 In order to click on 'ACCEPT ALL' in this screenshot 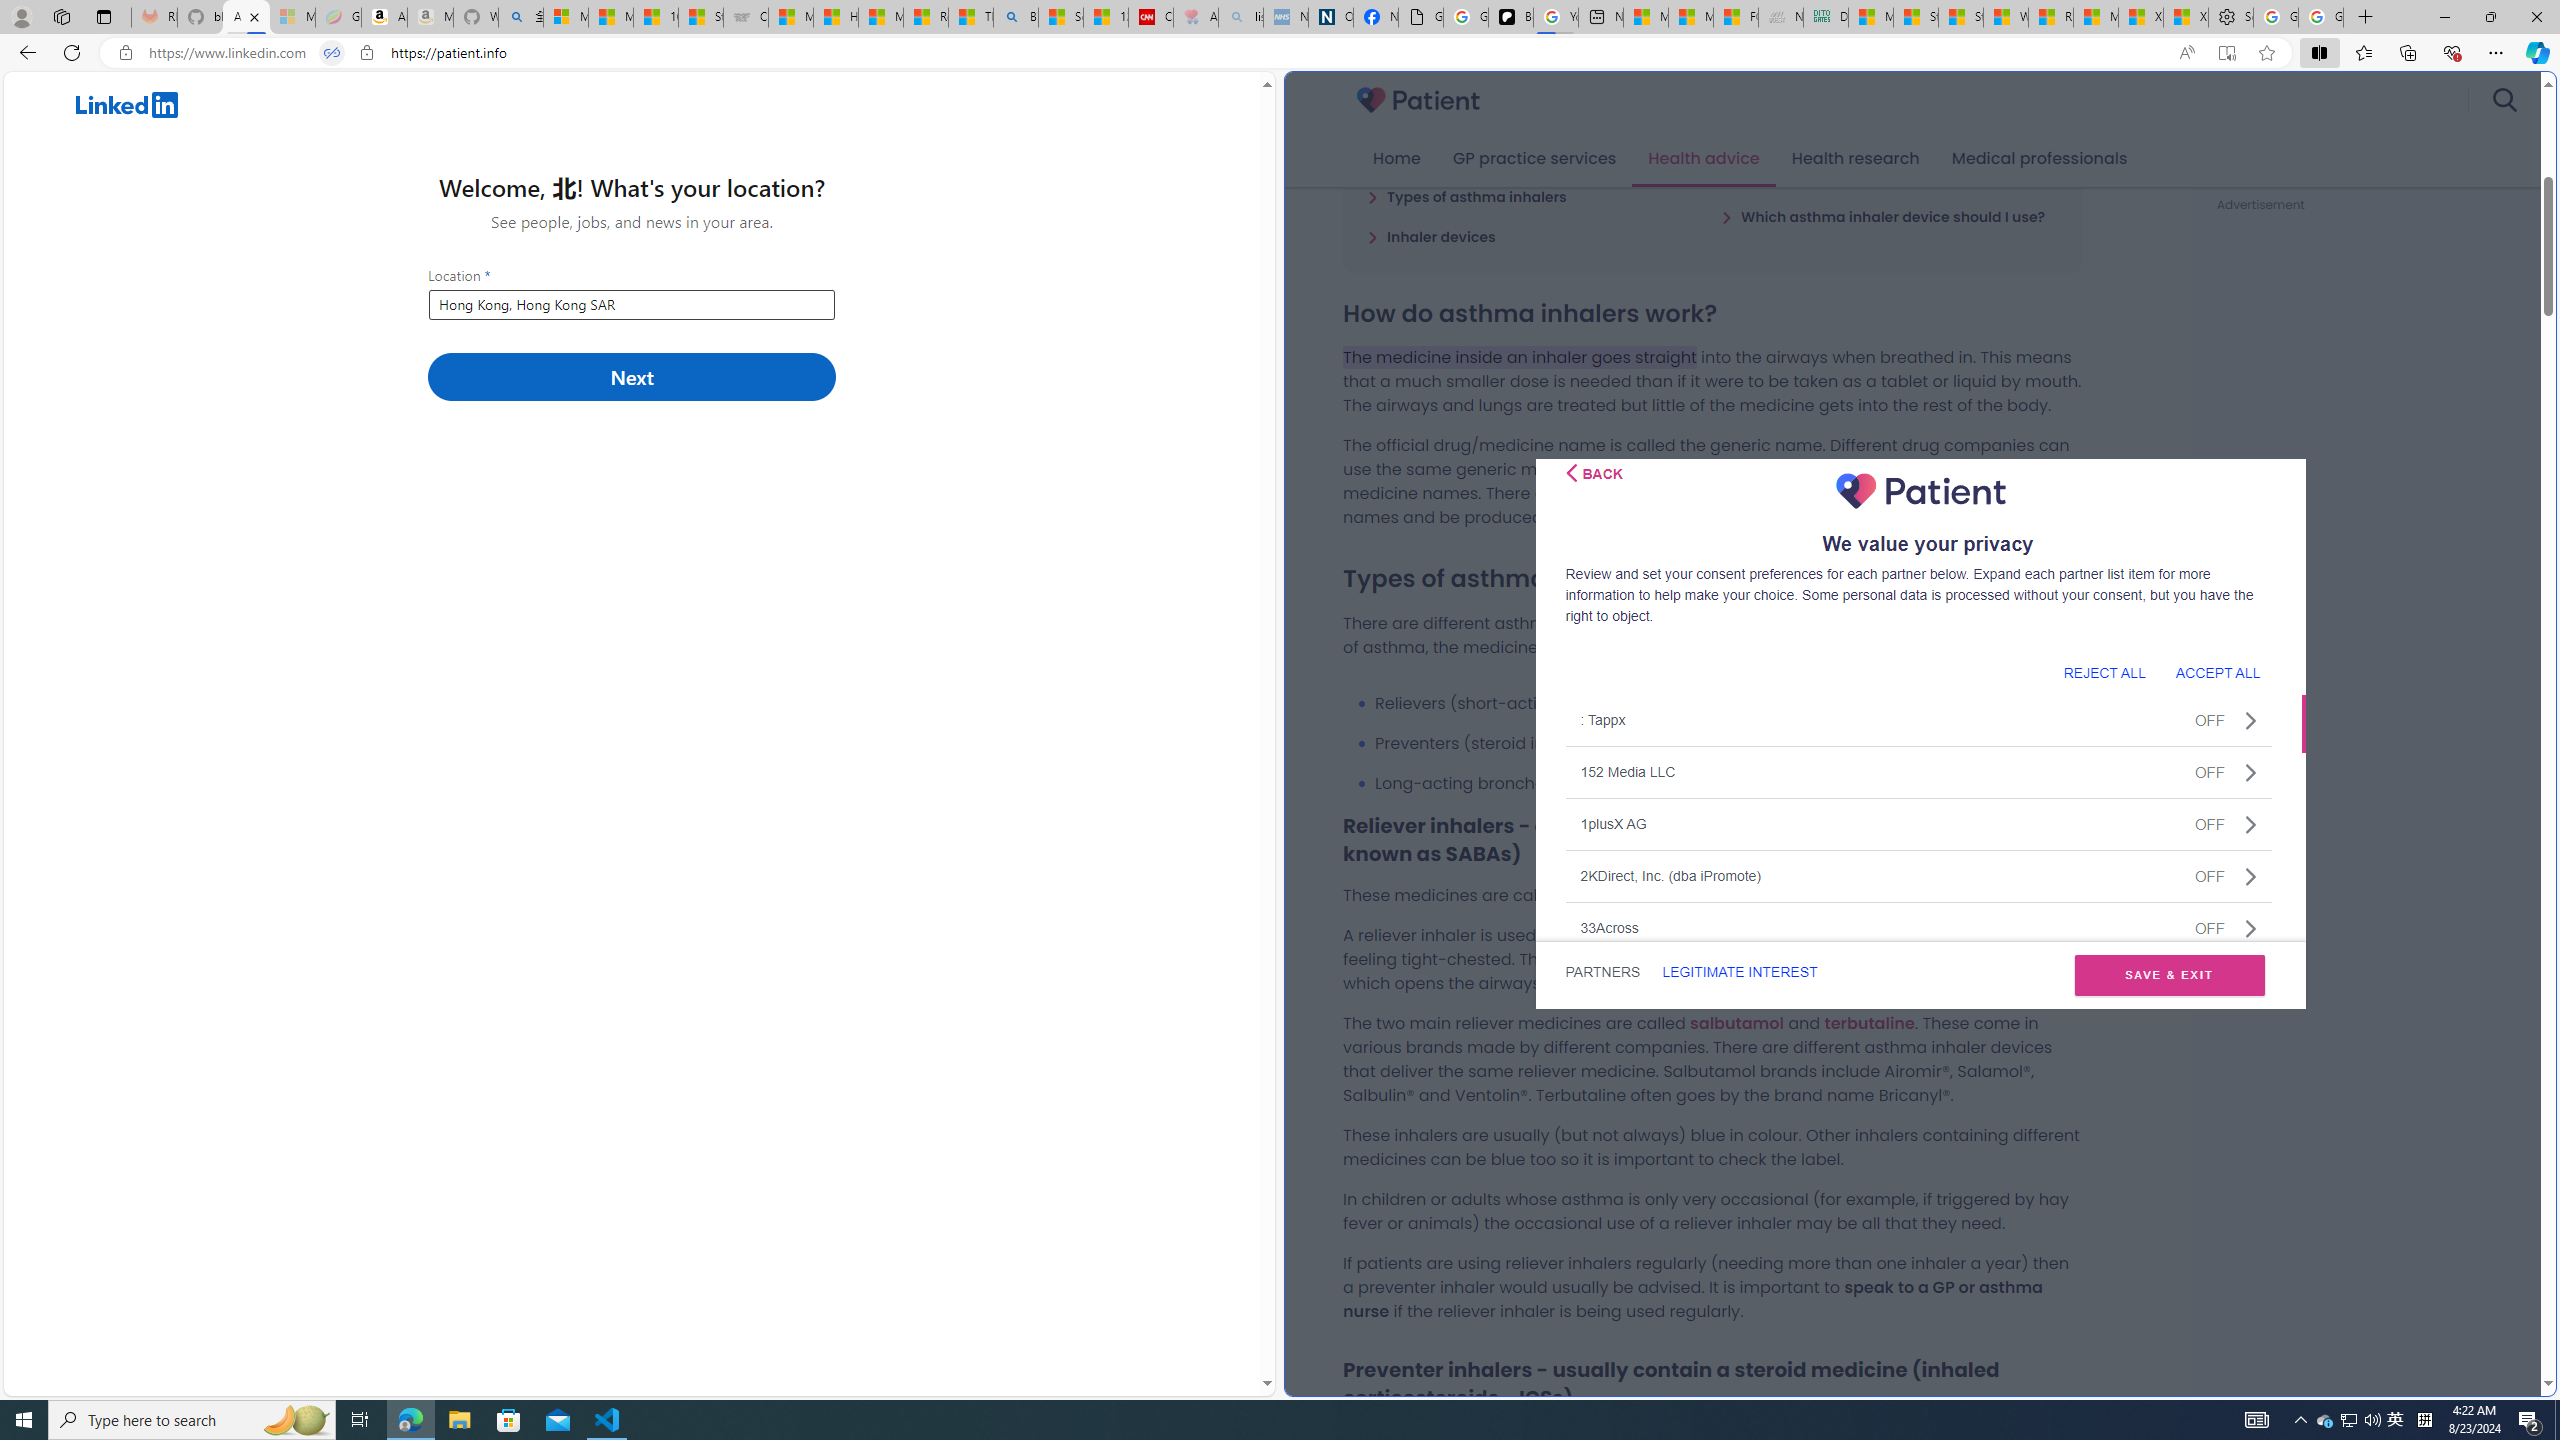, I will do `click(2217, 671)`.